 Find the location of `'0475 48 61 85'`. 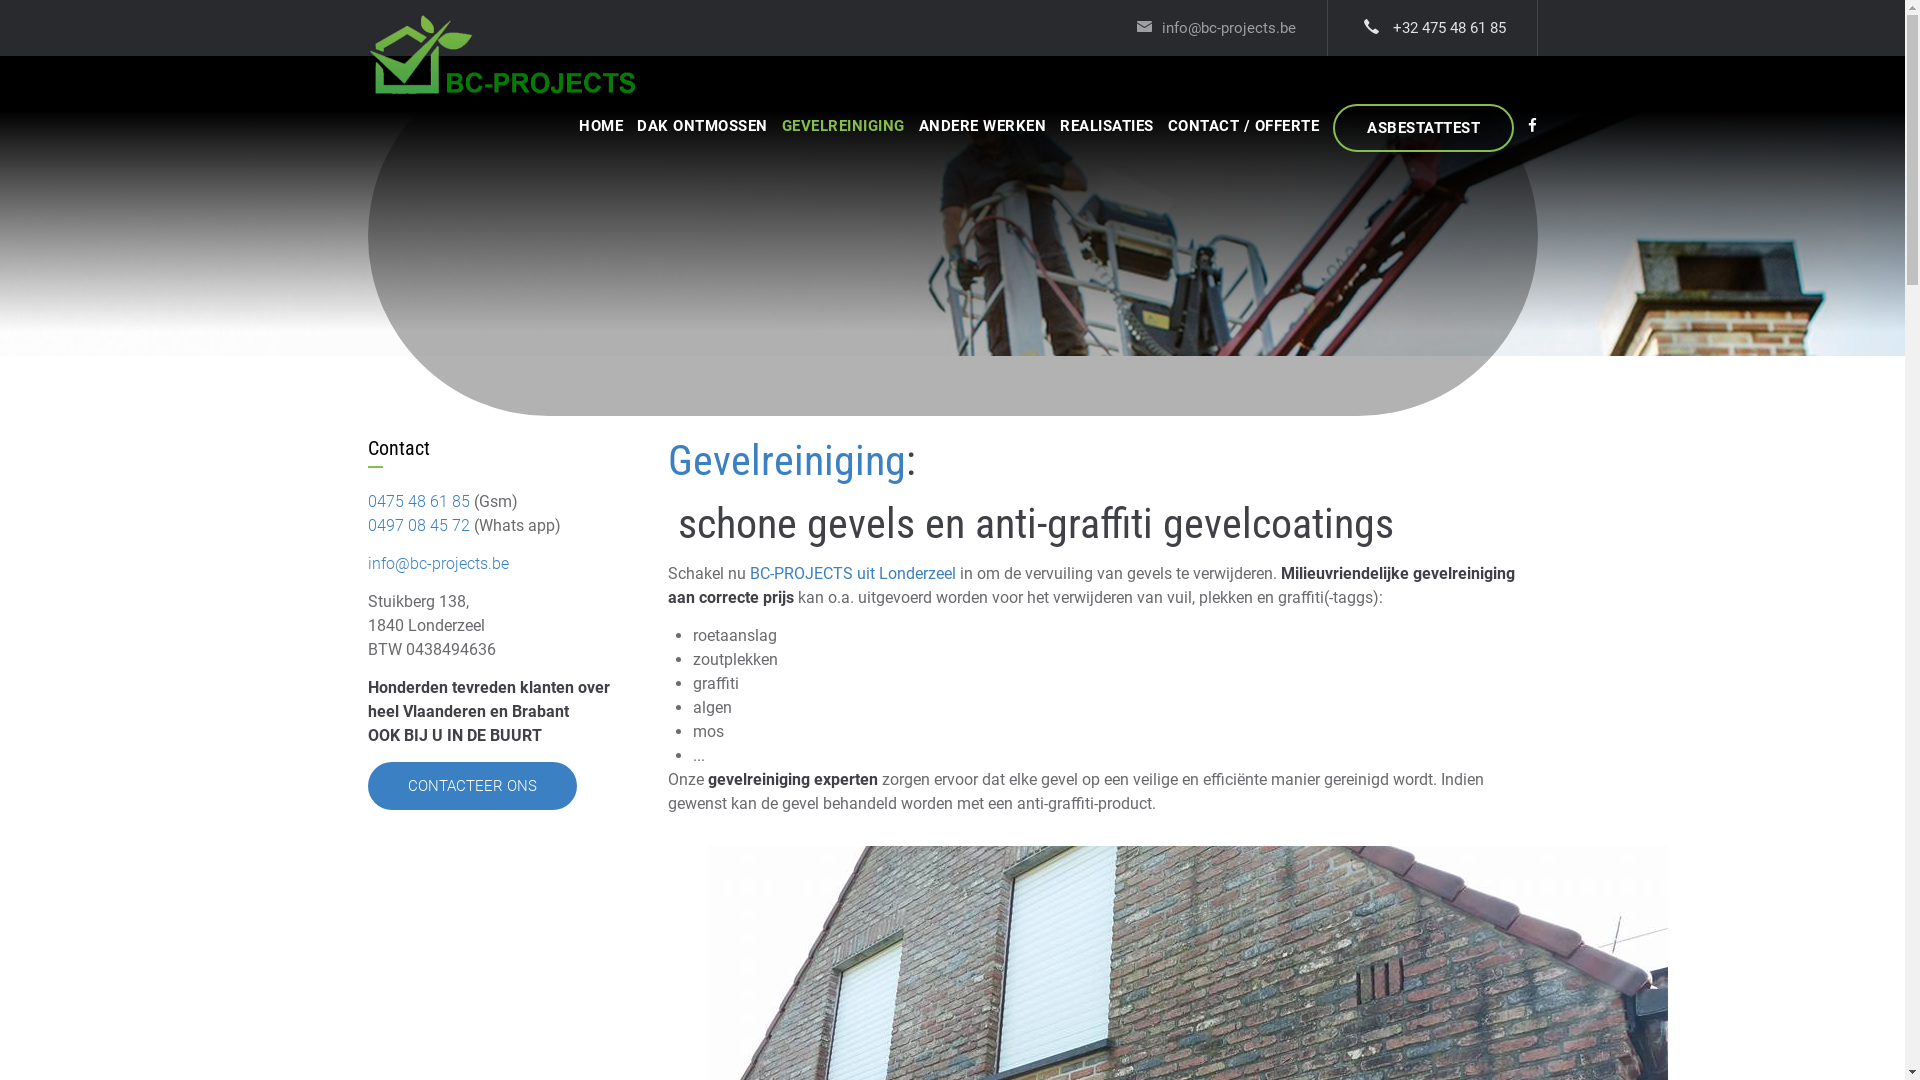

'0475 48 61 85' is located at coordinates (417, 500).